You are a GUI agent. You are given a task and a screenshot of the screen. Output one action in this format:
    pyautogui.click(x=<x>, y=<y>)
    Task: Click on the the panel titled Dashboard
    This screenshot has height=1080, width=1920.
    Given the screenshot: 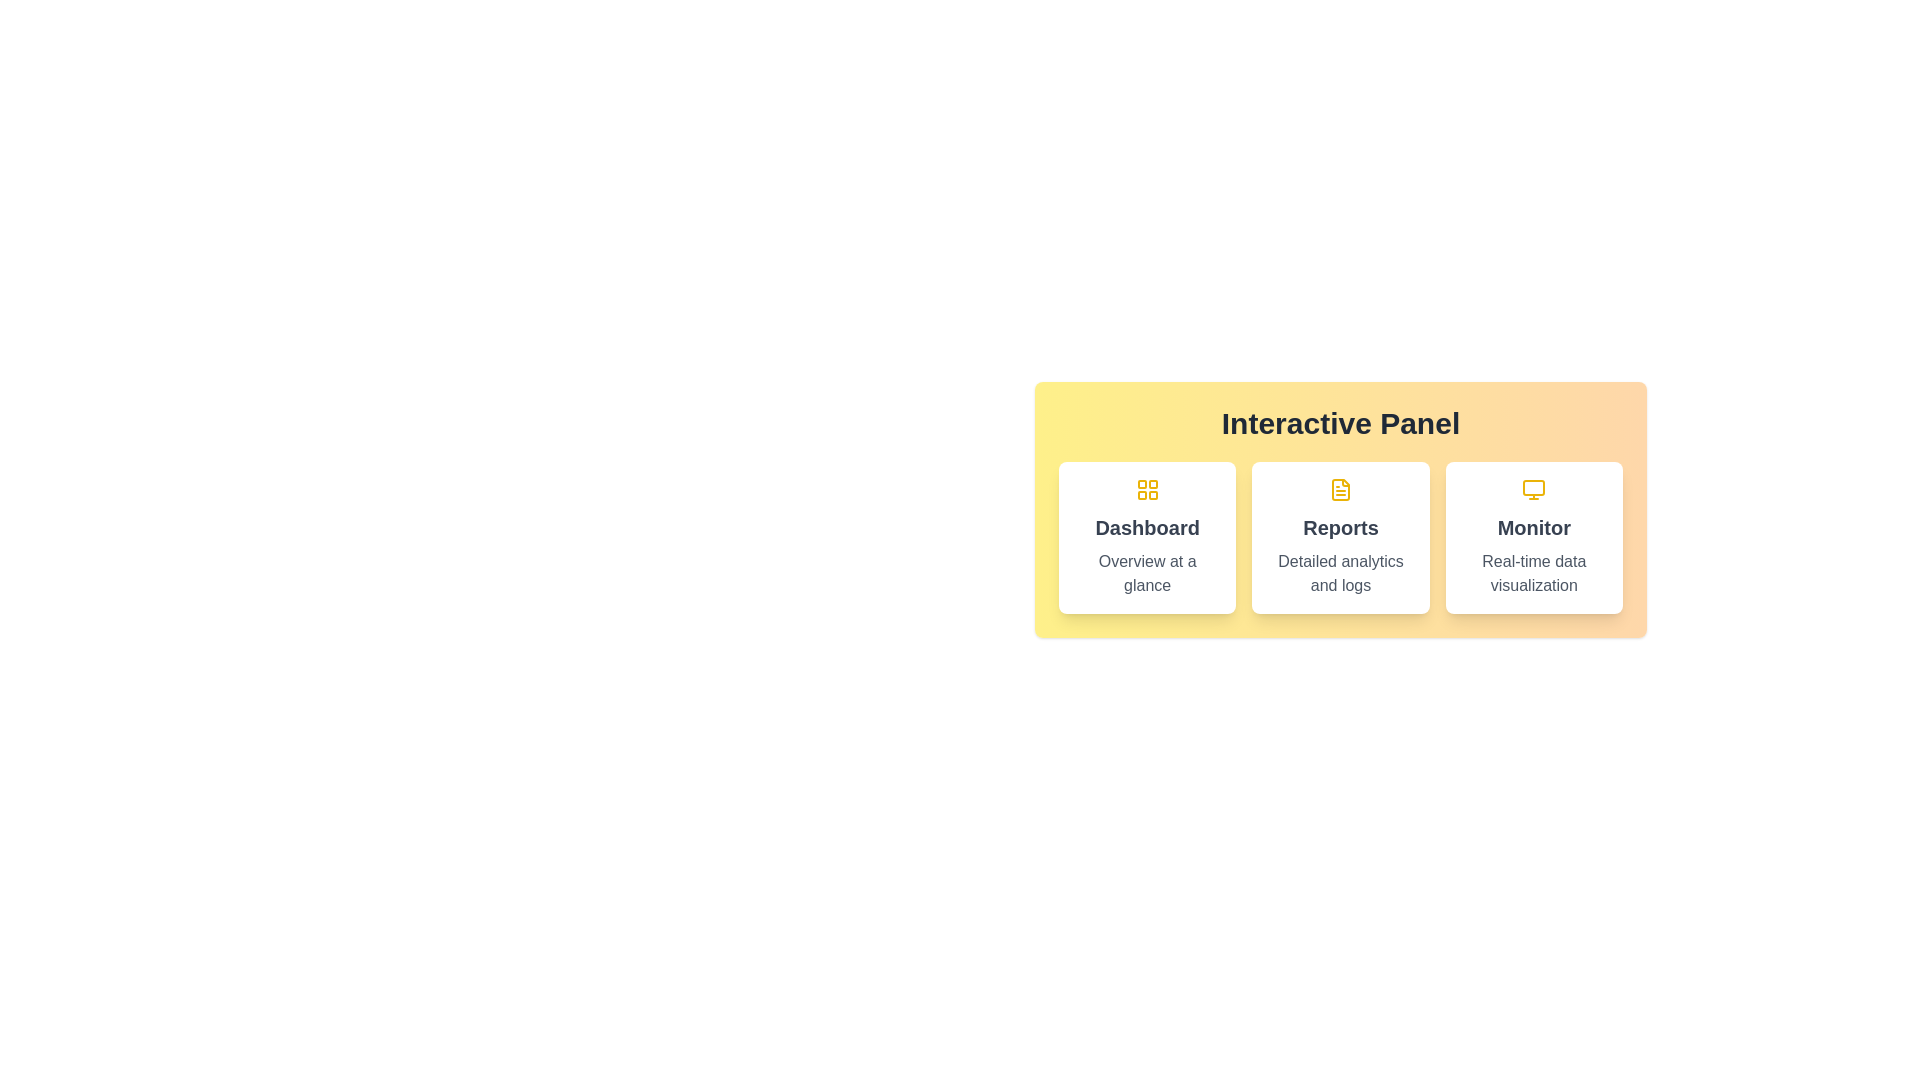 What is the action you would take?
    pyautogui.click(x=1147, y=536)
    